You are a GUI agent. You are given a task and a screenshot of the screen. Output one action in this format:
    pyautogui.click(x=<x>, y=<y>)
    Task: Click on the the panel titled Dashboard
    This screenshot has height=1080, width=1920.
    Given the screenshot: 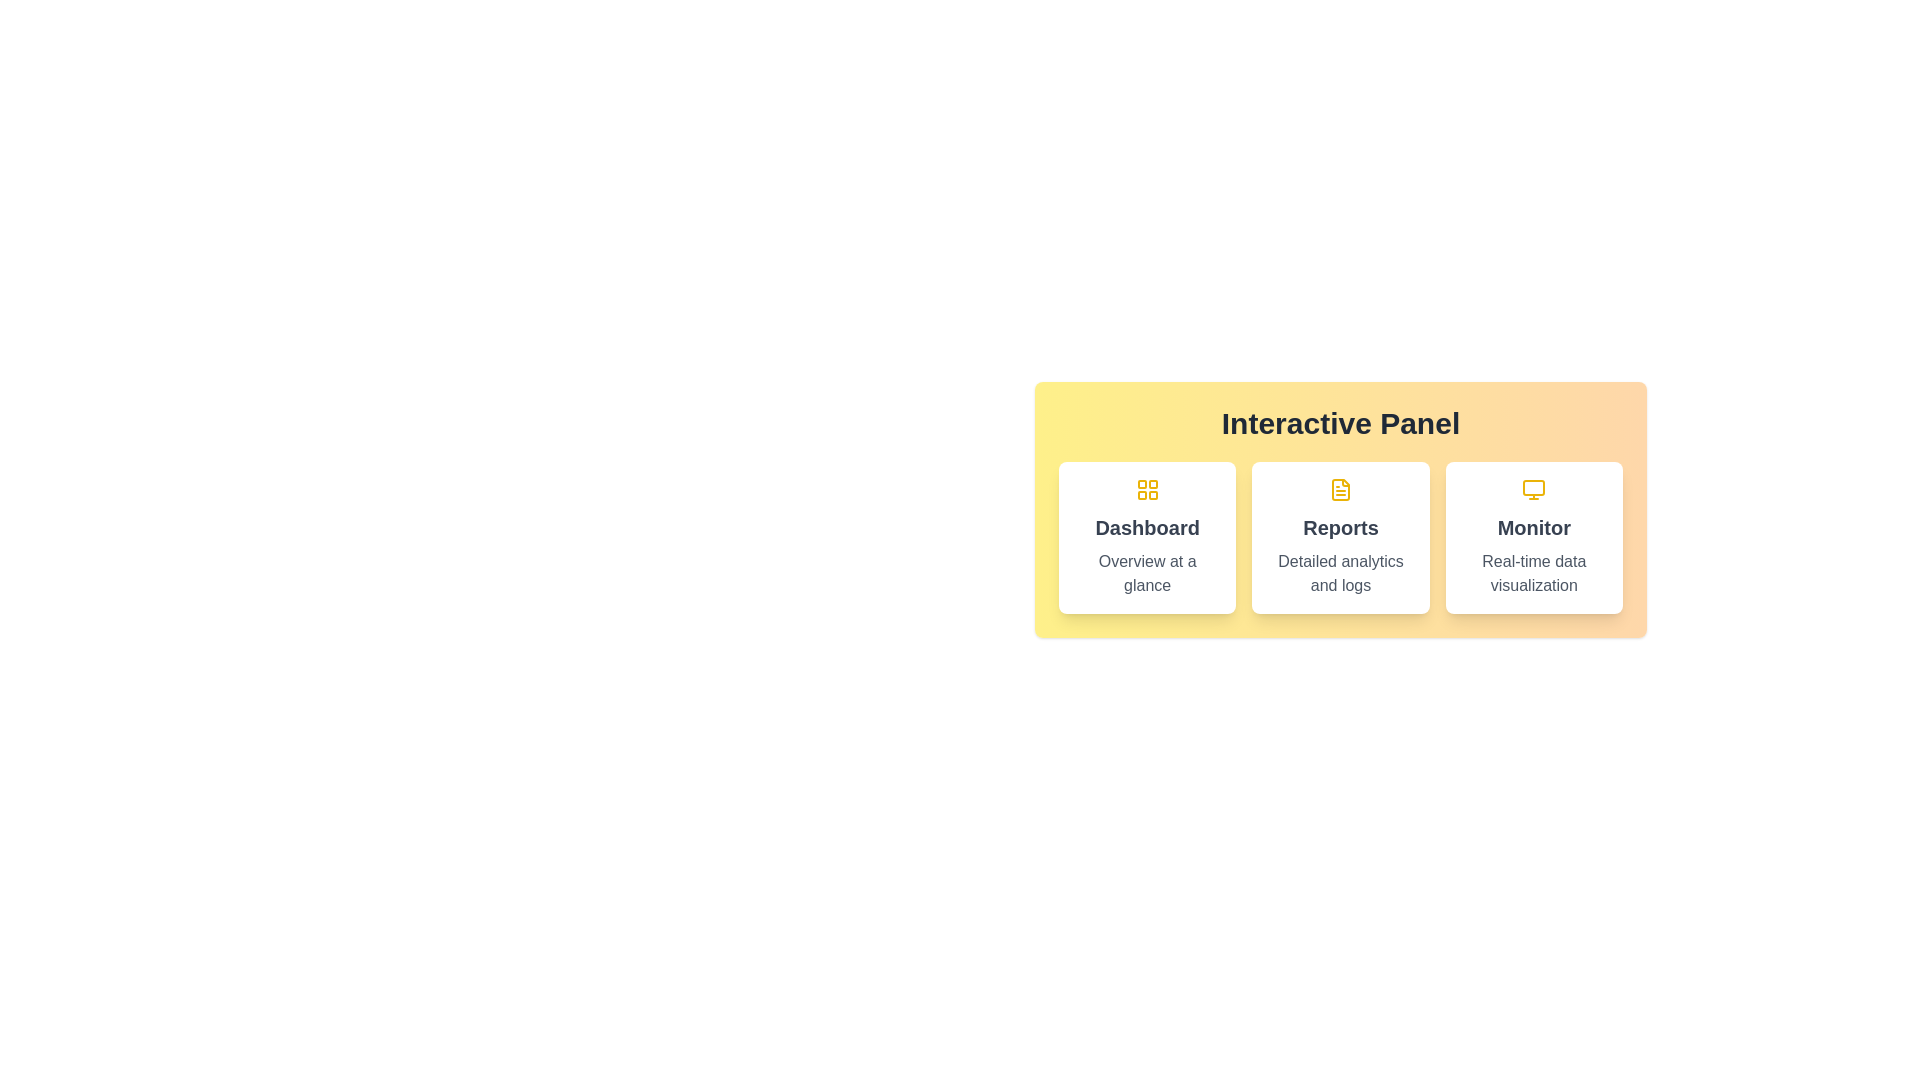 What is the action you would take?
    pyautogui.click(x=1147, y=536)
    